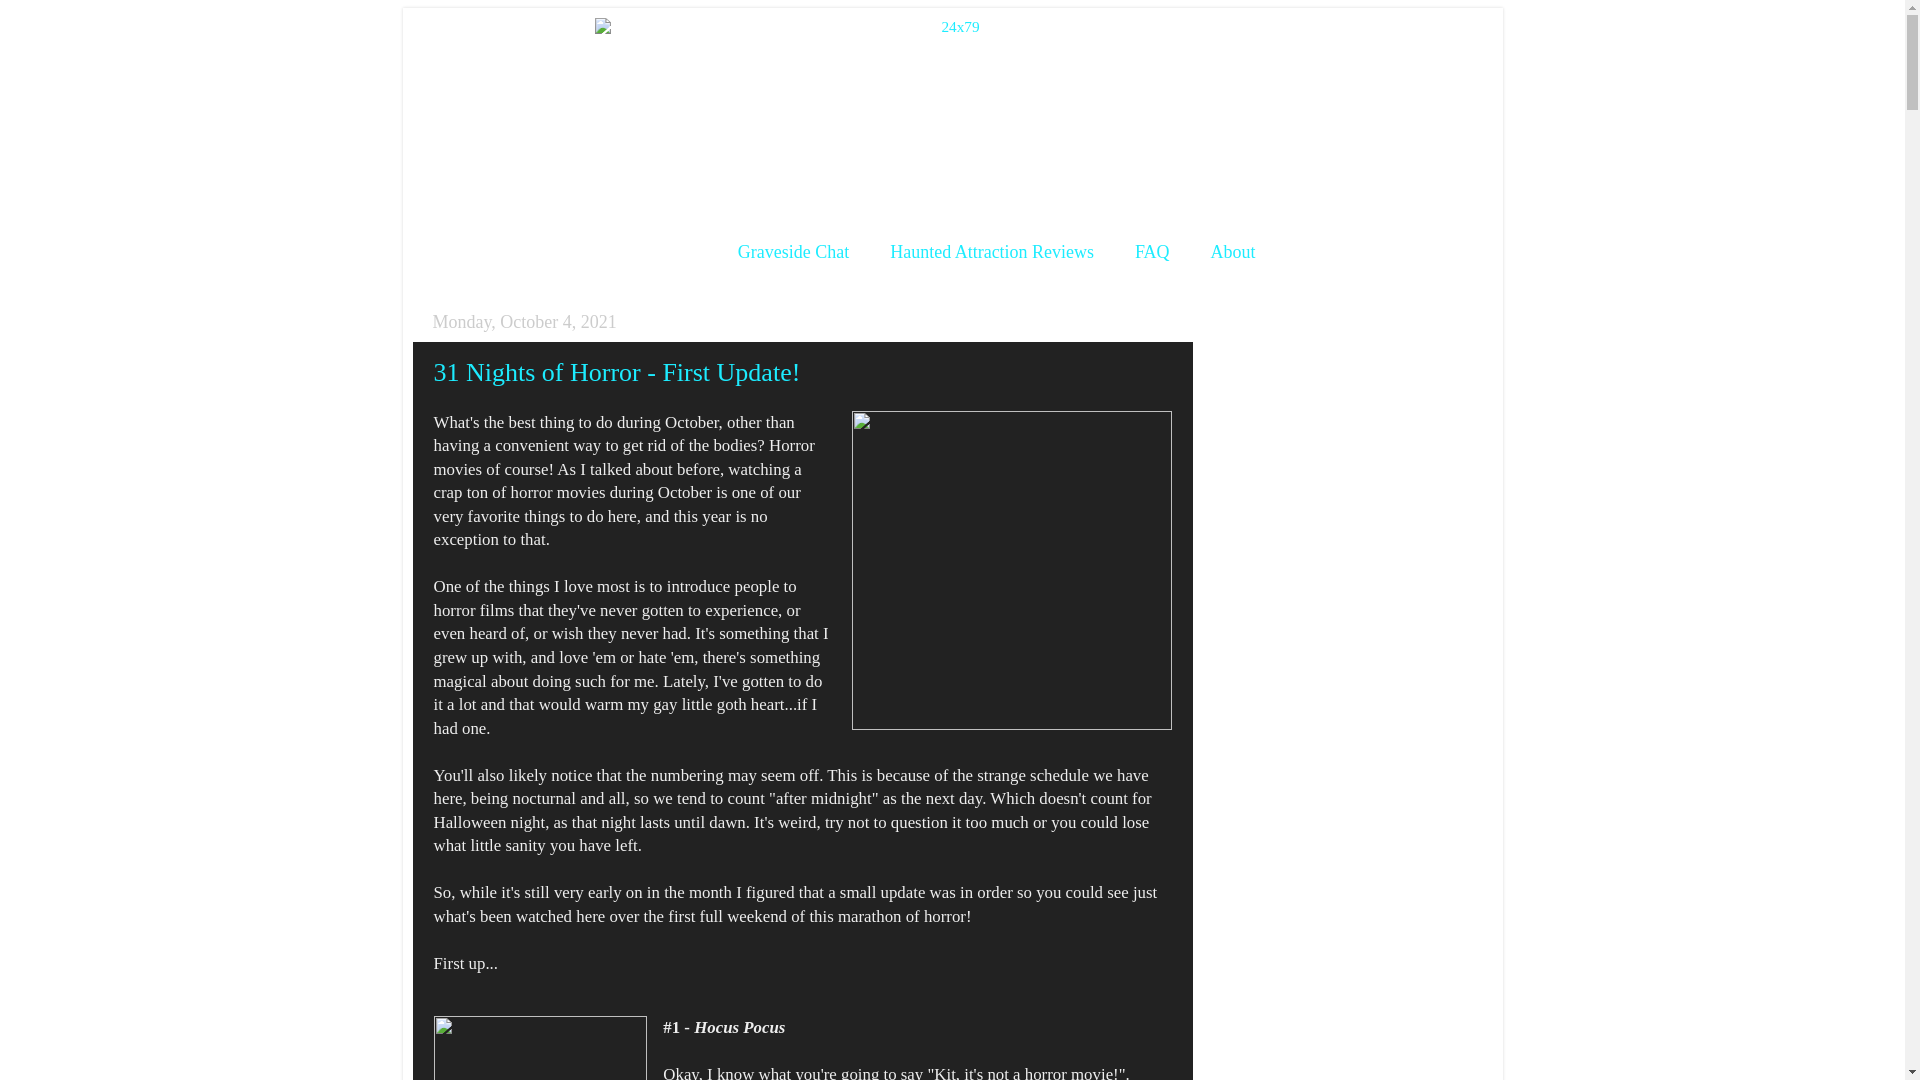  What do you see at coordinates (1232, 251) in the screenshot?
I see `'About'` at bounding box center [1232, 251].